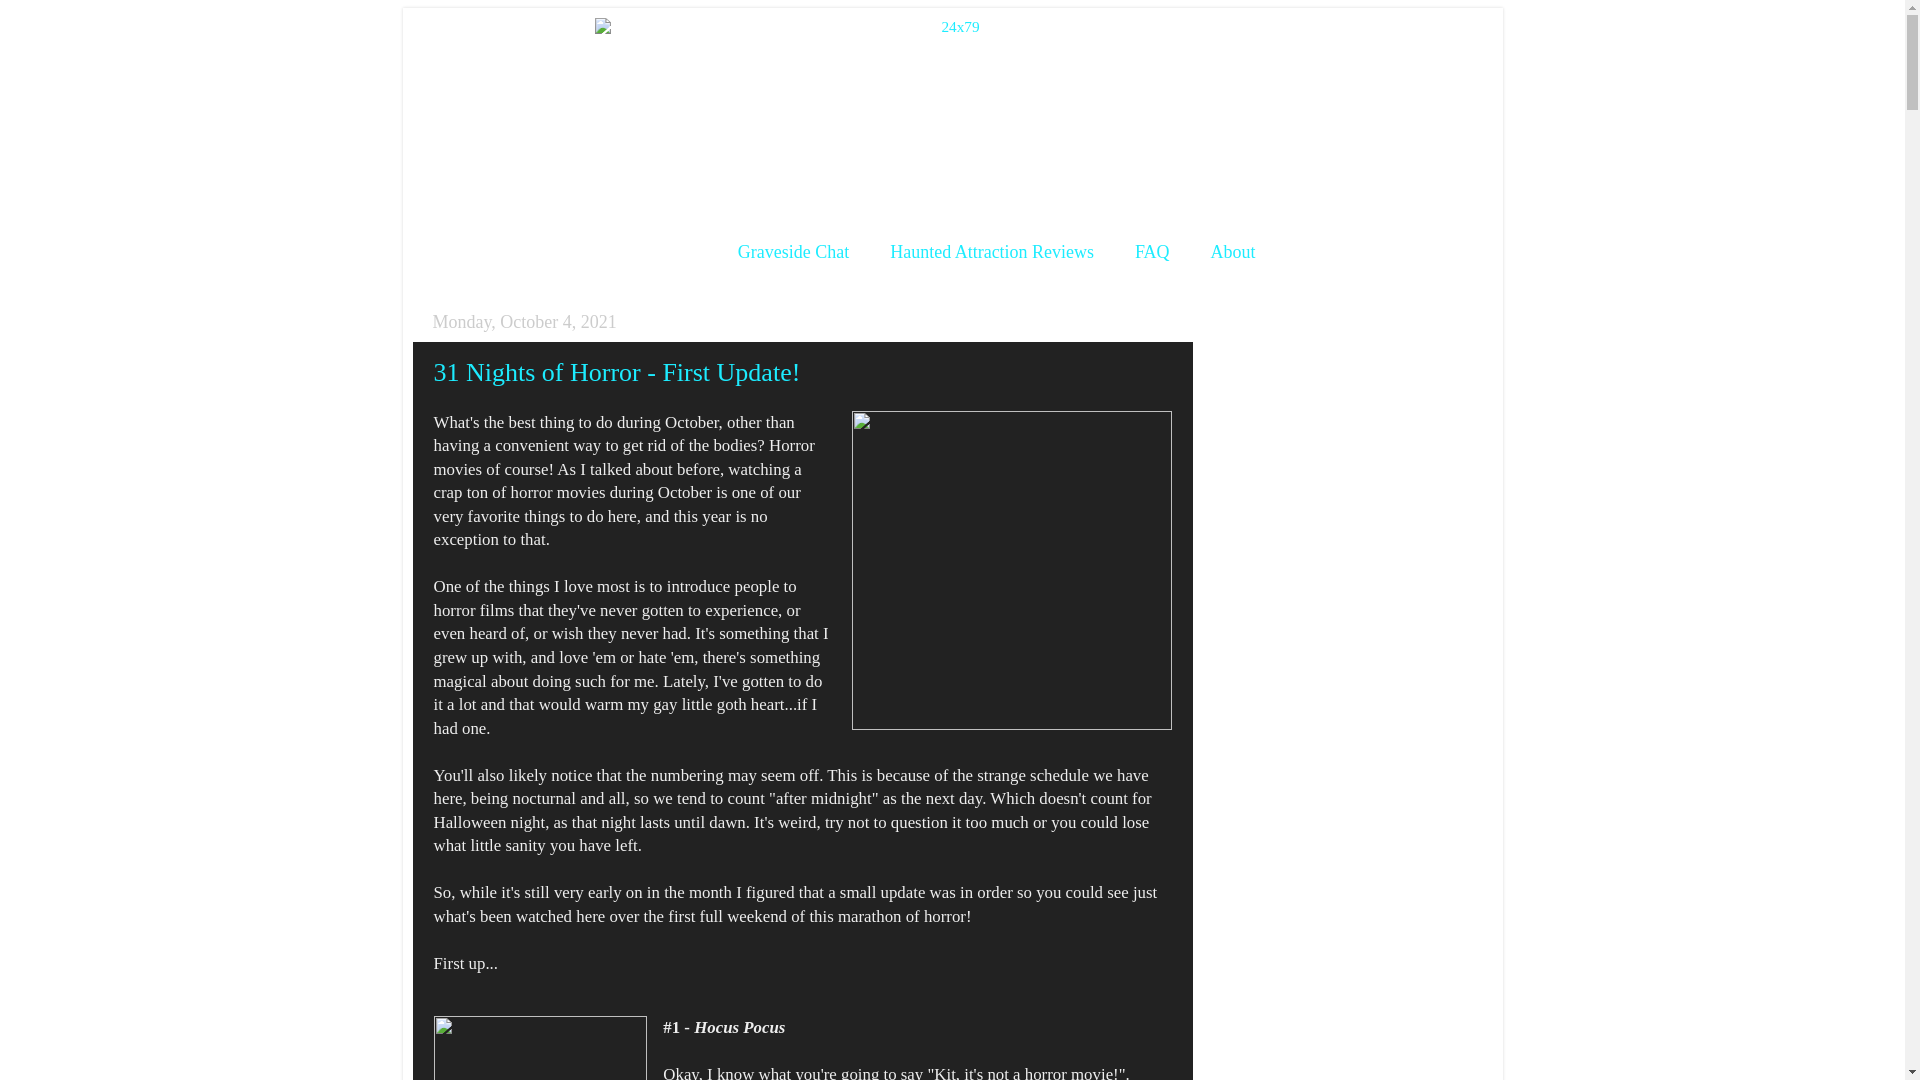  What do you see at coordinates (1232, 251) in the screenshot?
I see `'About'` at bounding box center [1232, 251].